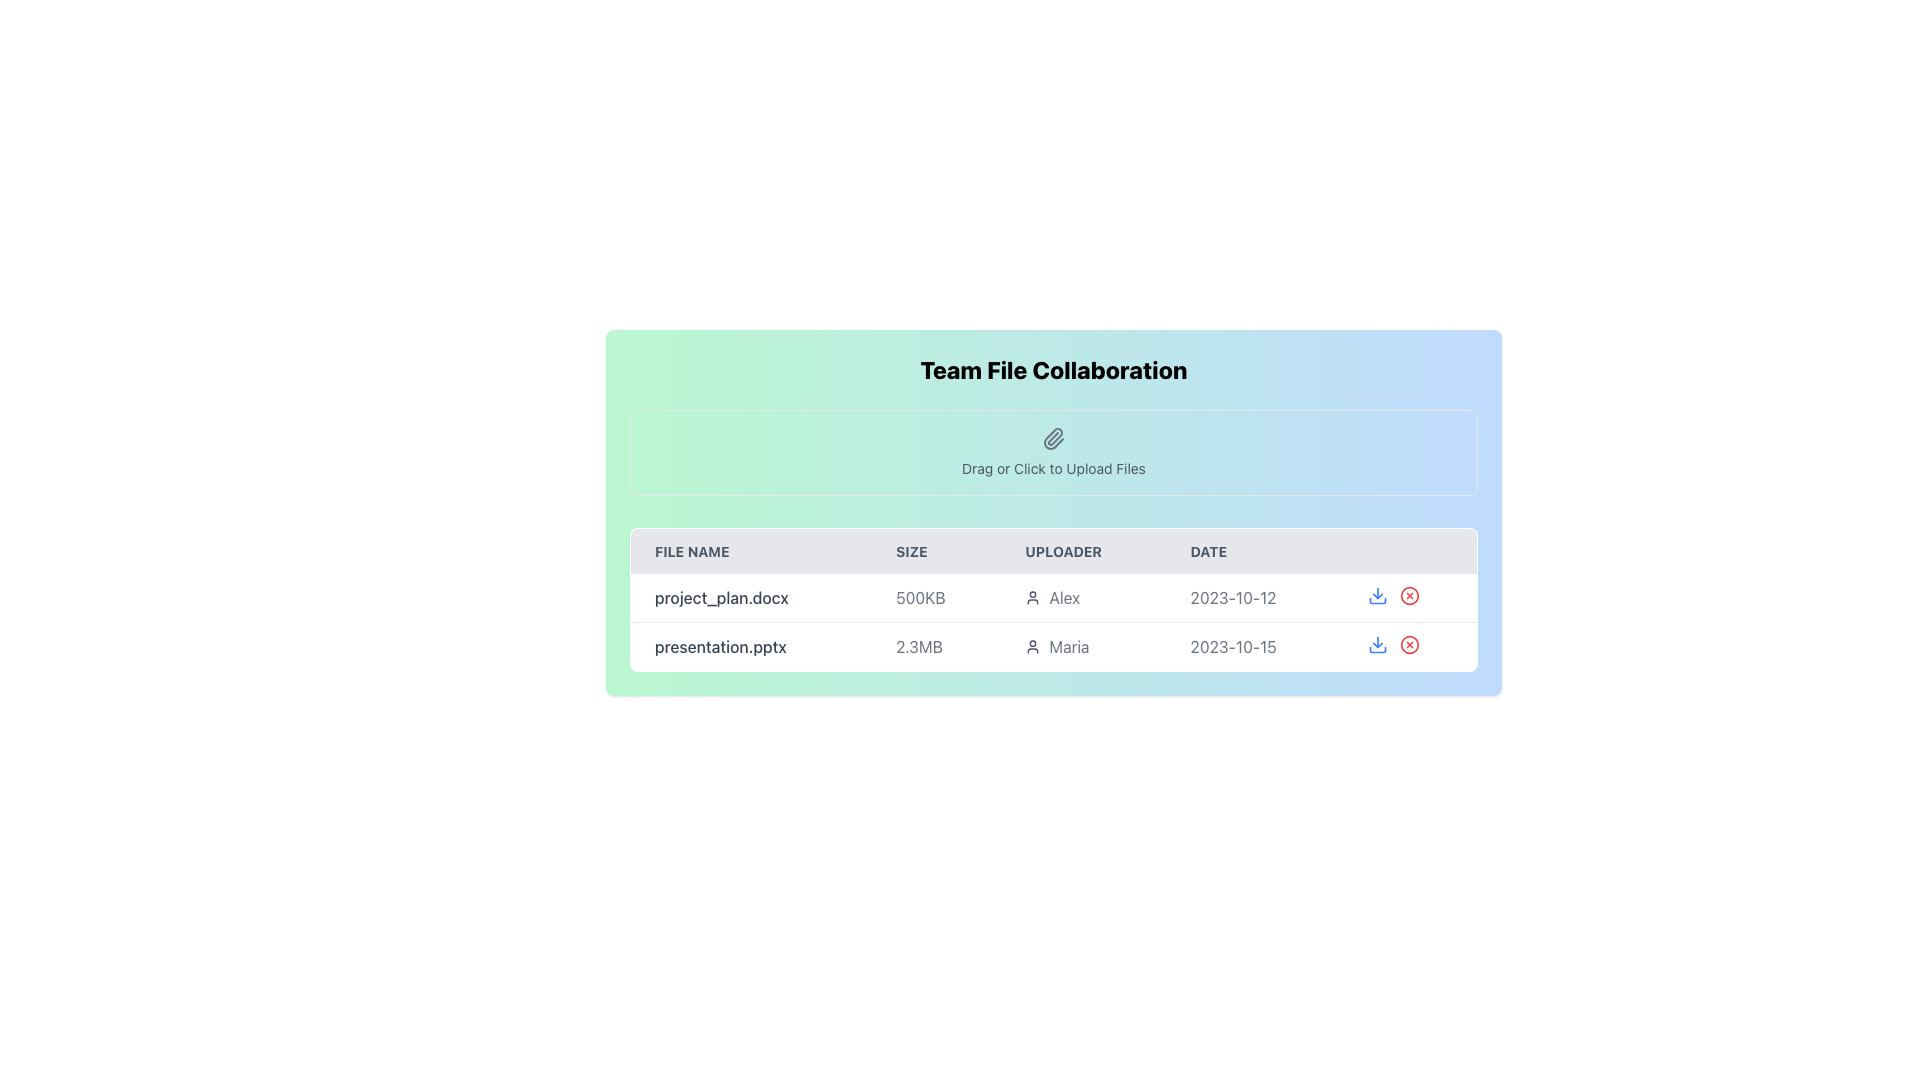 The width and height of the screenshot is (1920, 1080). What do you see at coordinates (1377, 644) in the screenshot?
I see `the download button located in the action column of the second row in the file listing table to initiate the file download` at bounding box center [1377, 644].